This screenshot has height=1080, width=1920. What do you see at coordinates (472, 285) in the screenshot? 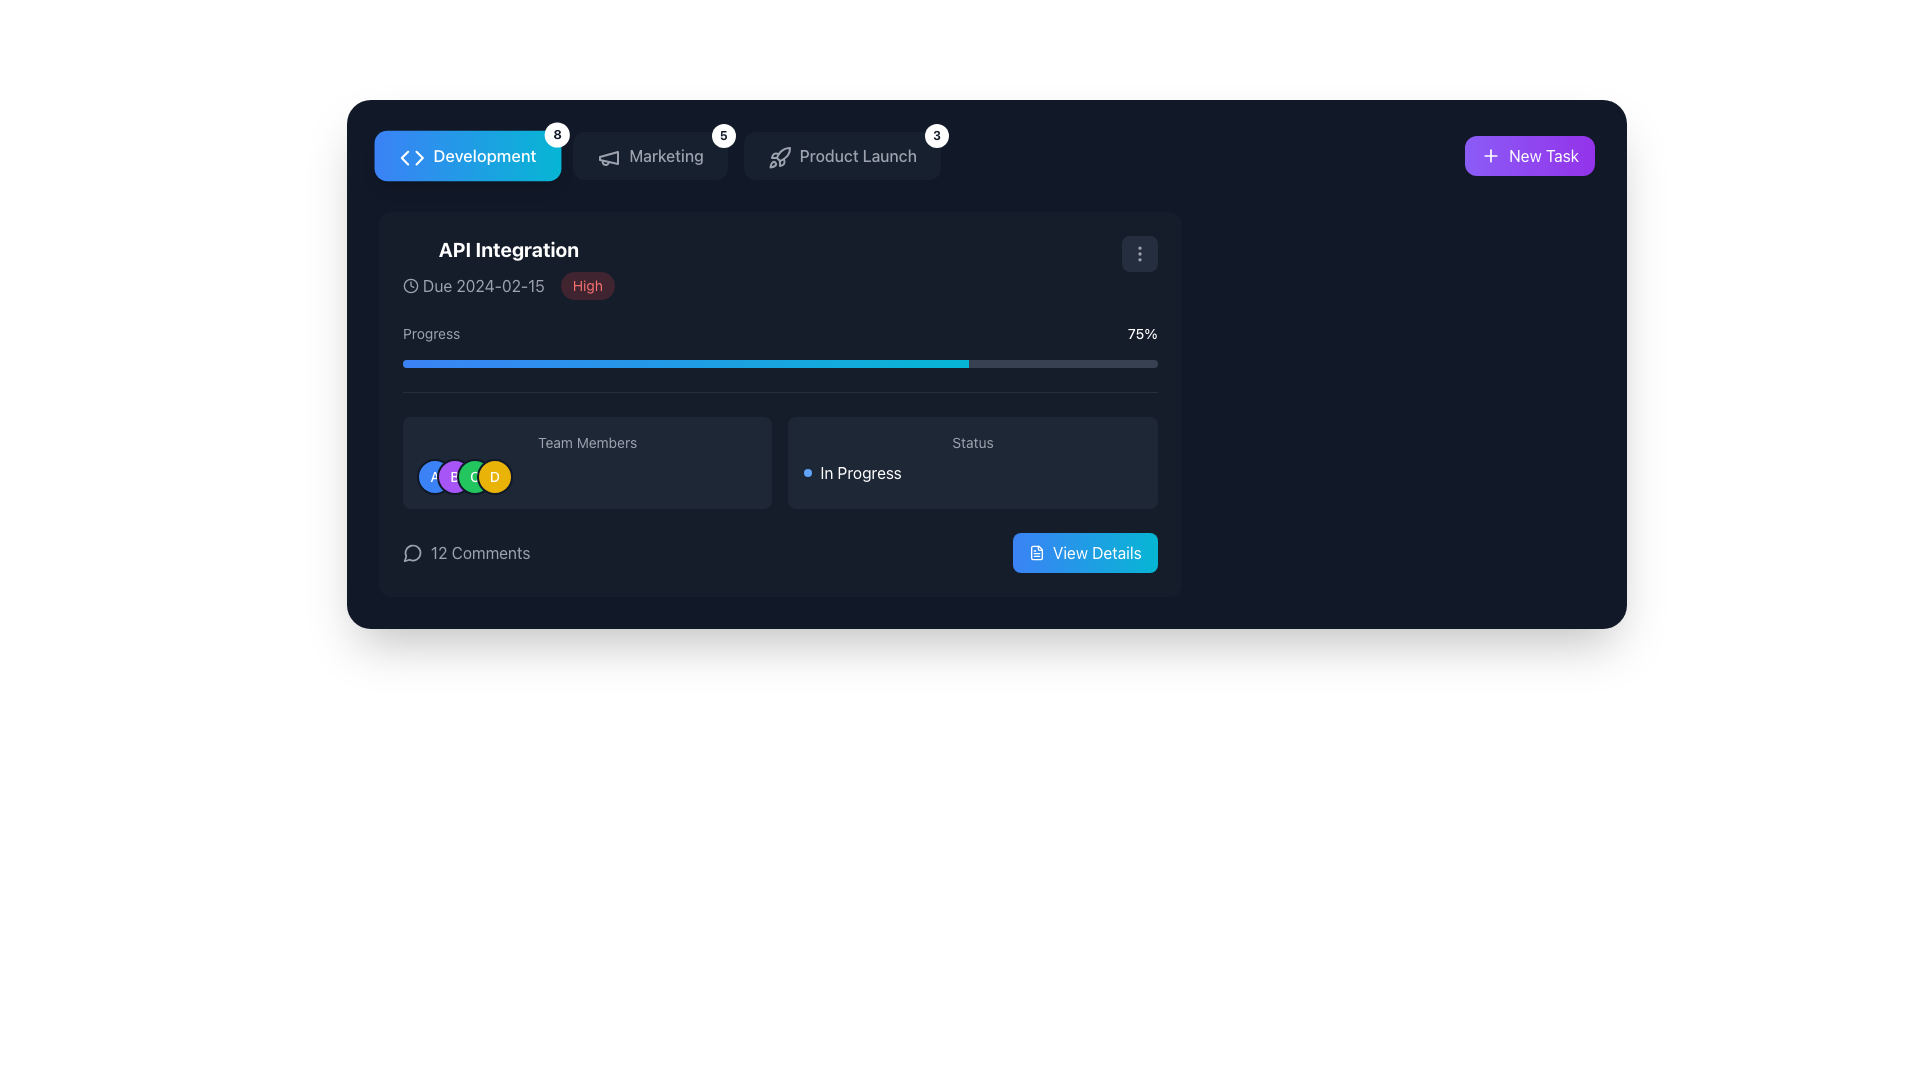
I see `the Informational Label displaying 'Due 2024-02-15' with a clock icon, located left of the 'High' element within the 'API Integration' card` at bounding box center [472, 285].